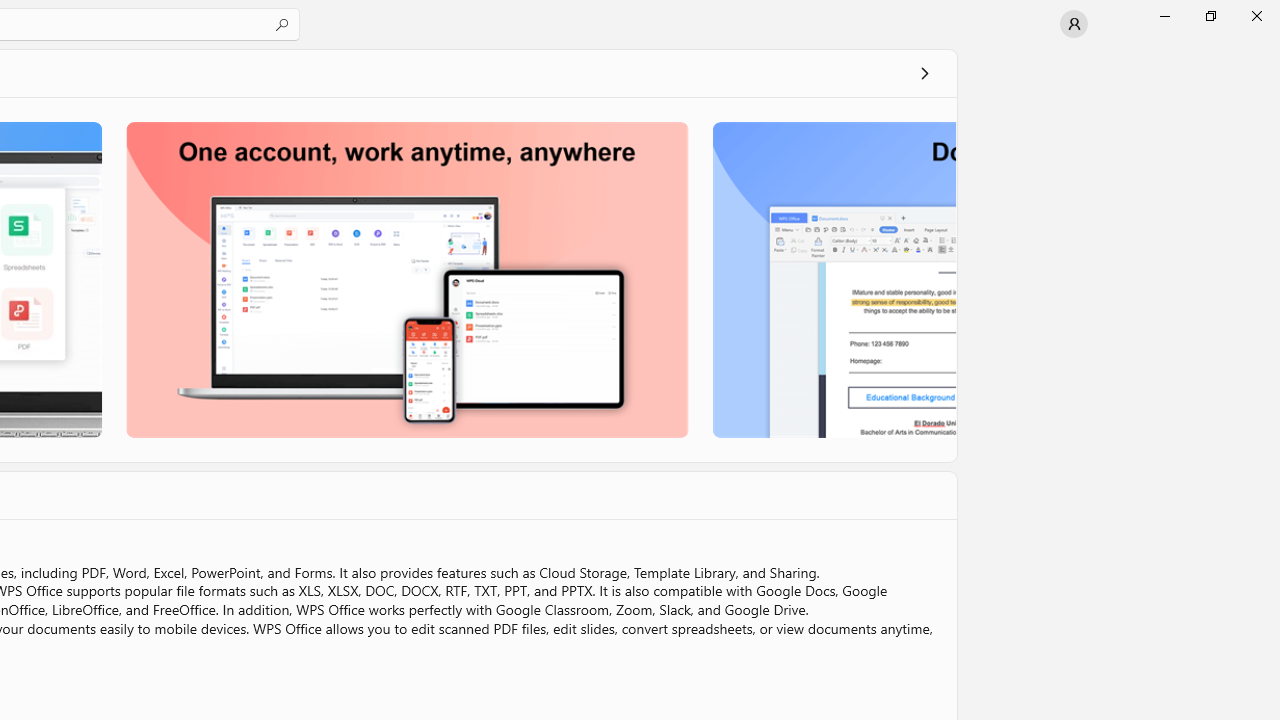 The height and width of the screenshot is (720, 1280). I want to click on 'Close Microsoft Store', so click(1255, 15).